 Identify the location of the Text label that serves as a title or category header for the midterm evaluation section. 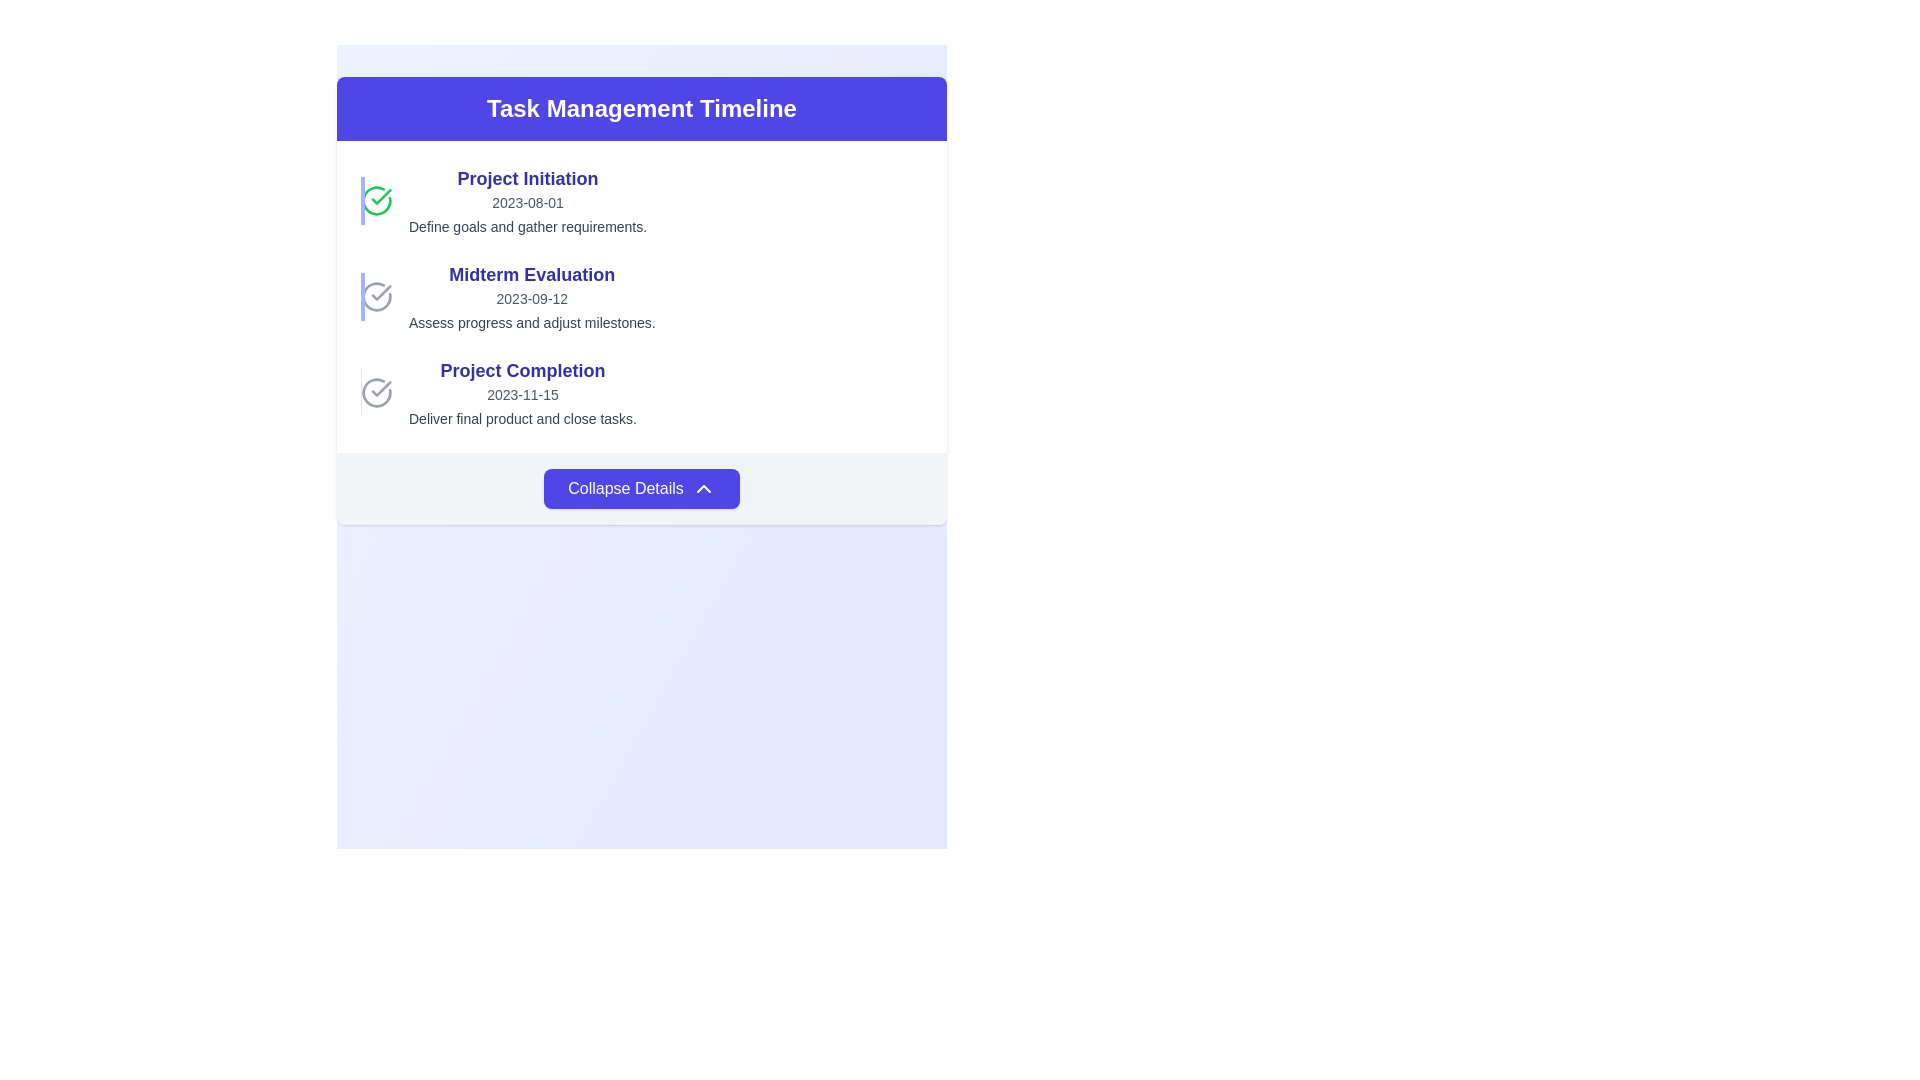
(532, 274).